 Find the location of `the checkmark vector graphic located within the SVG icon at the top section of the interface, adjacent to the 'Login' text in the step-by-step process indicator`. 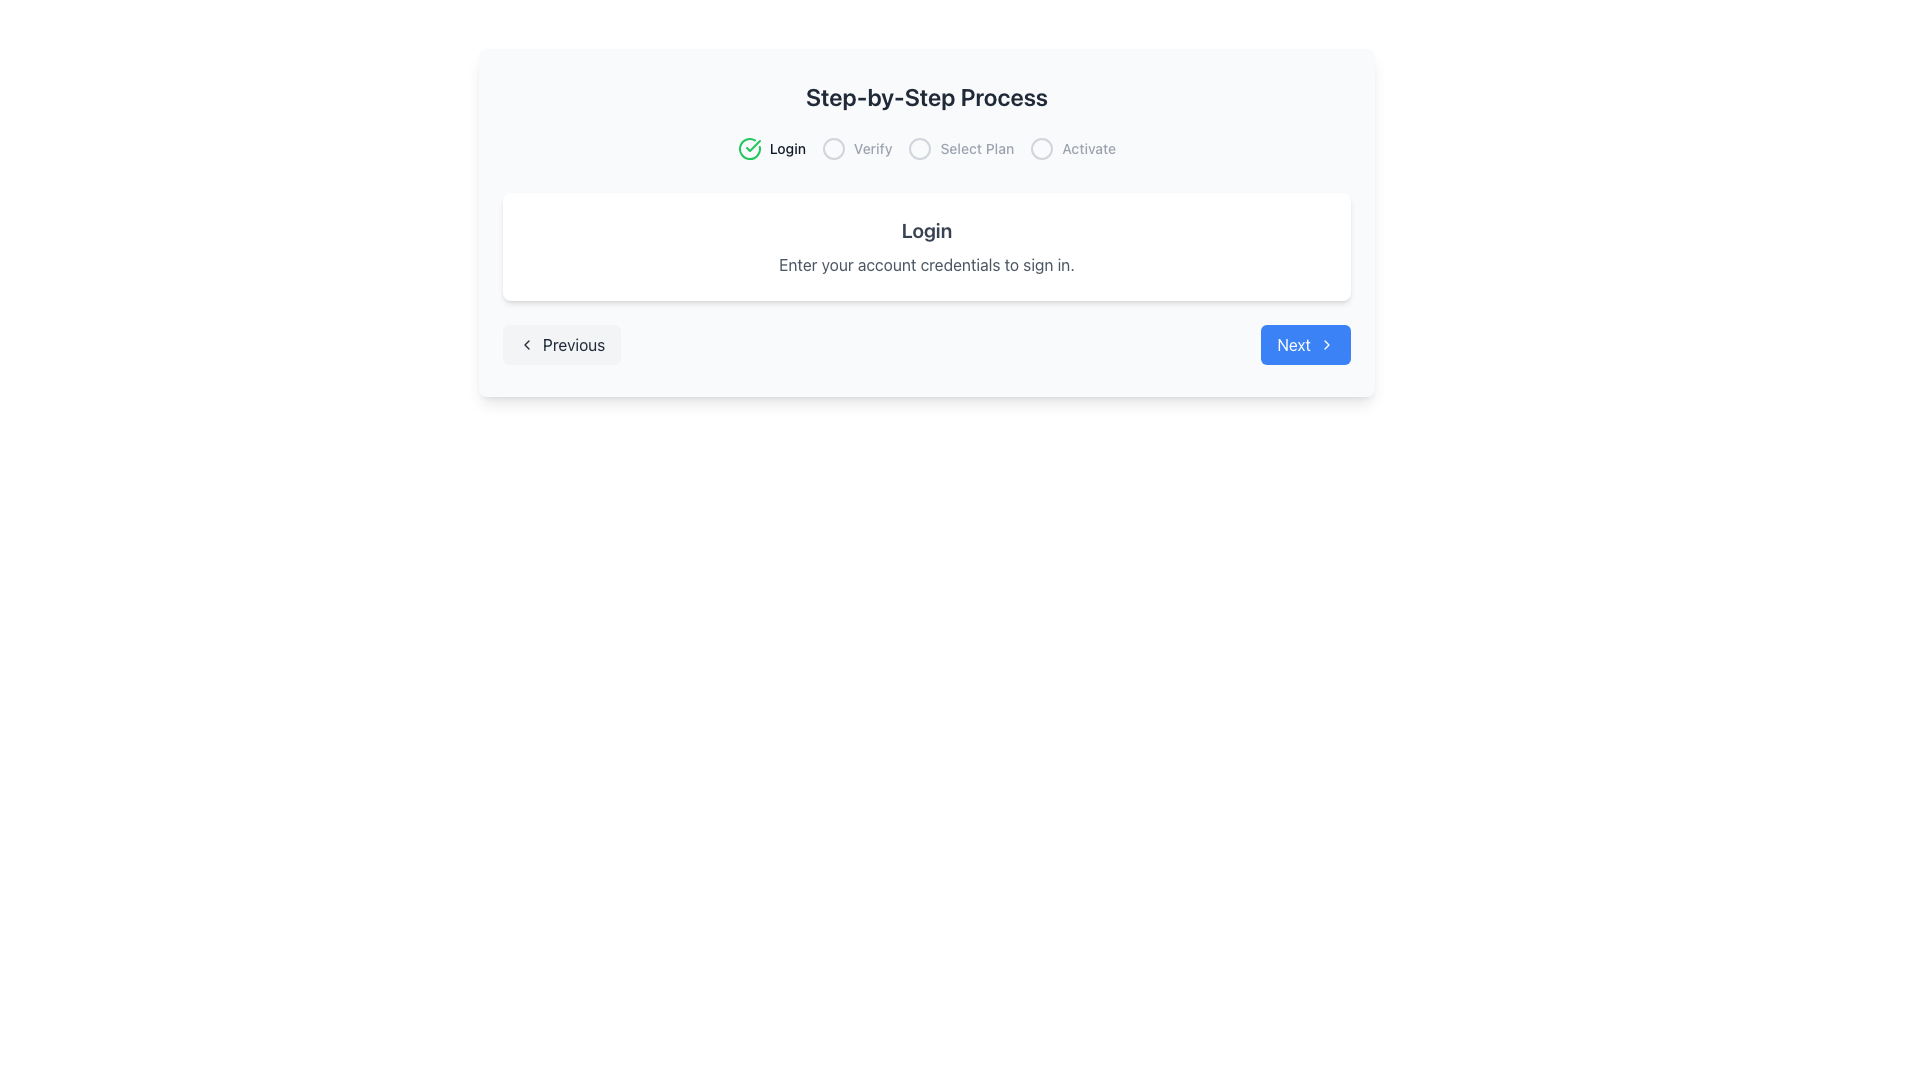

the checkmark vector graphic located within the SVG icon at the top section of the interface, adjacent to the 'Login' text in the step-by-step process indicator is located at coordinates (752, 145).